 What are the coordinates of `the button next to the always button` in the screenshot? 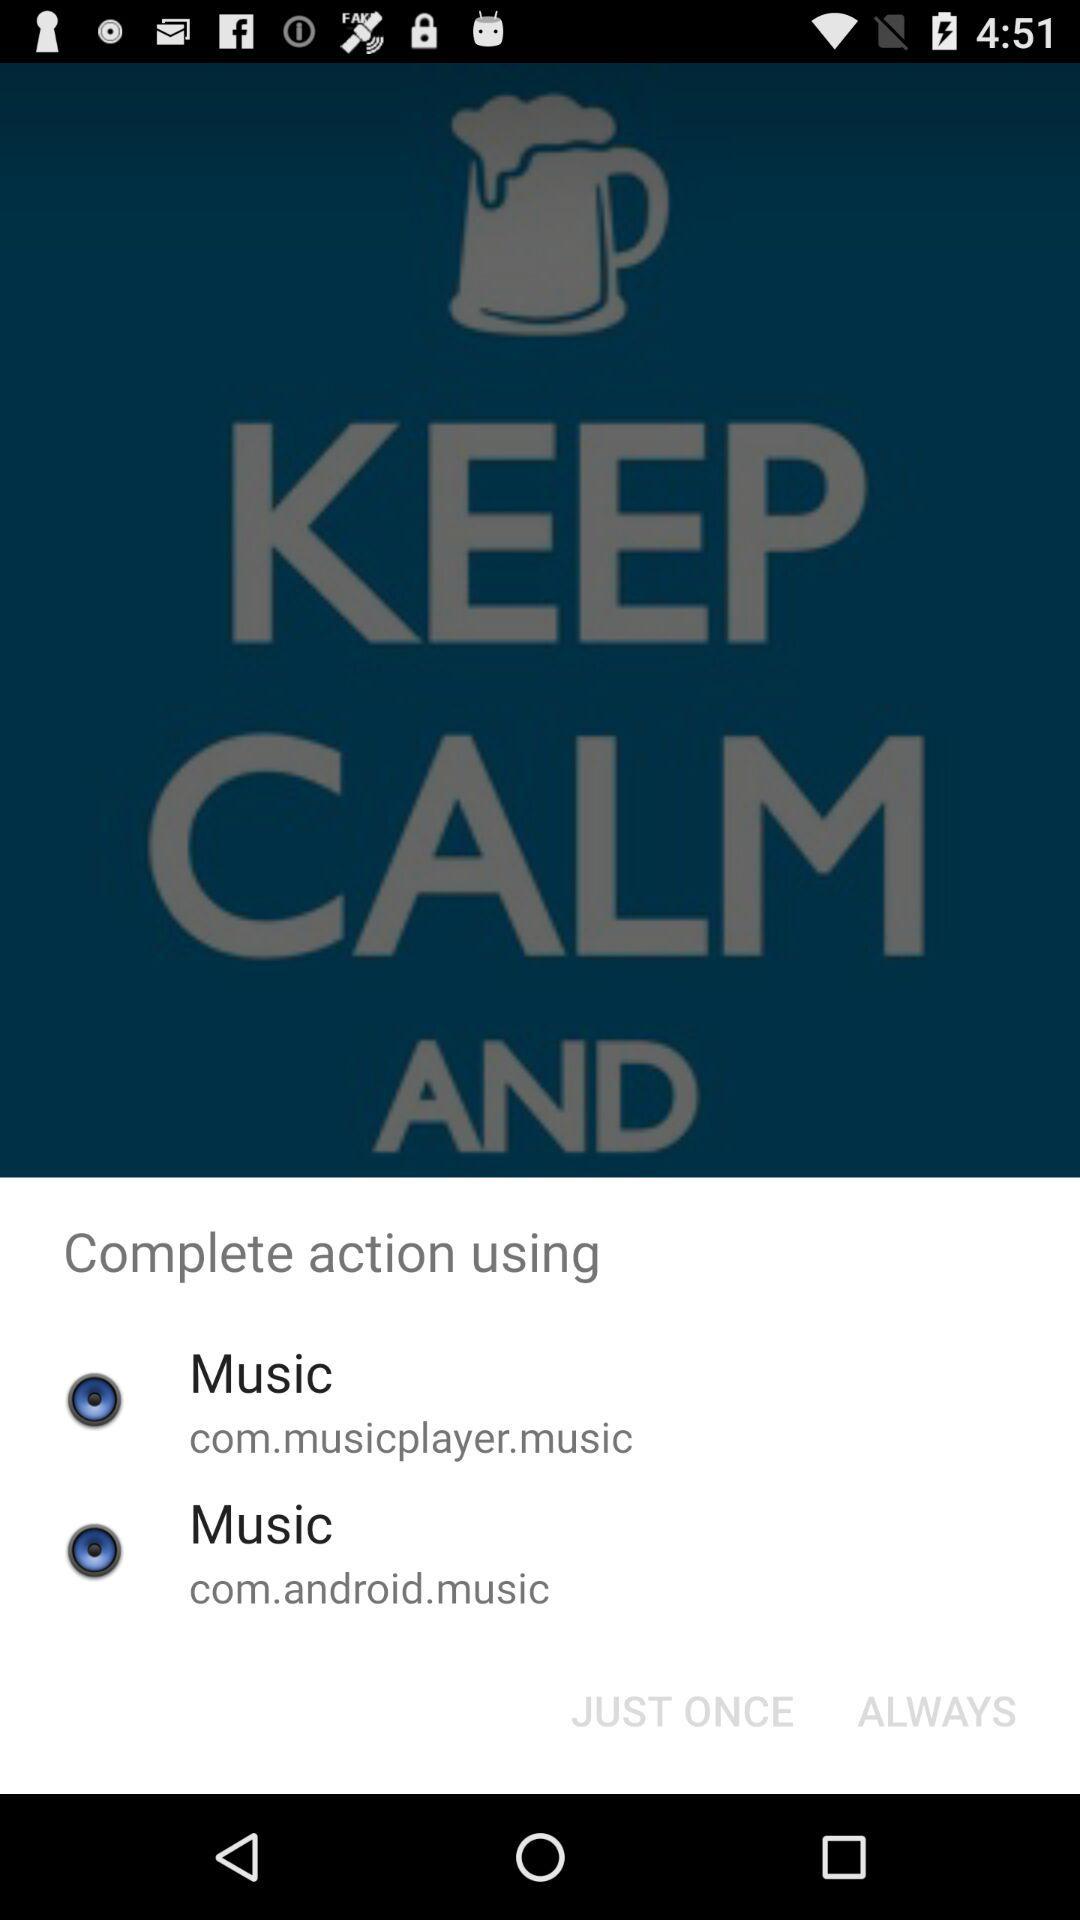 It's located at (681, 1708).